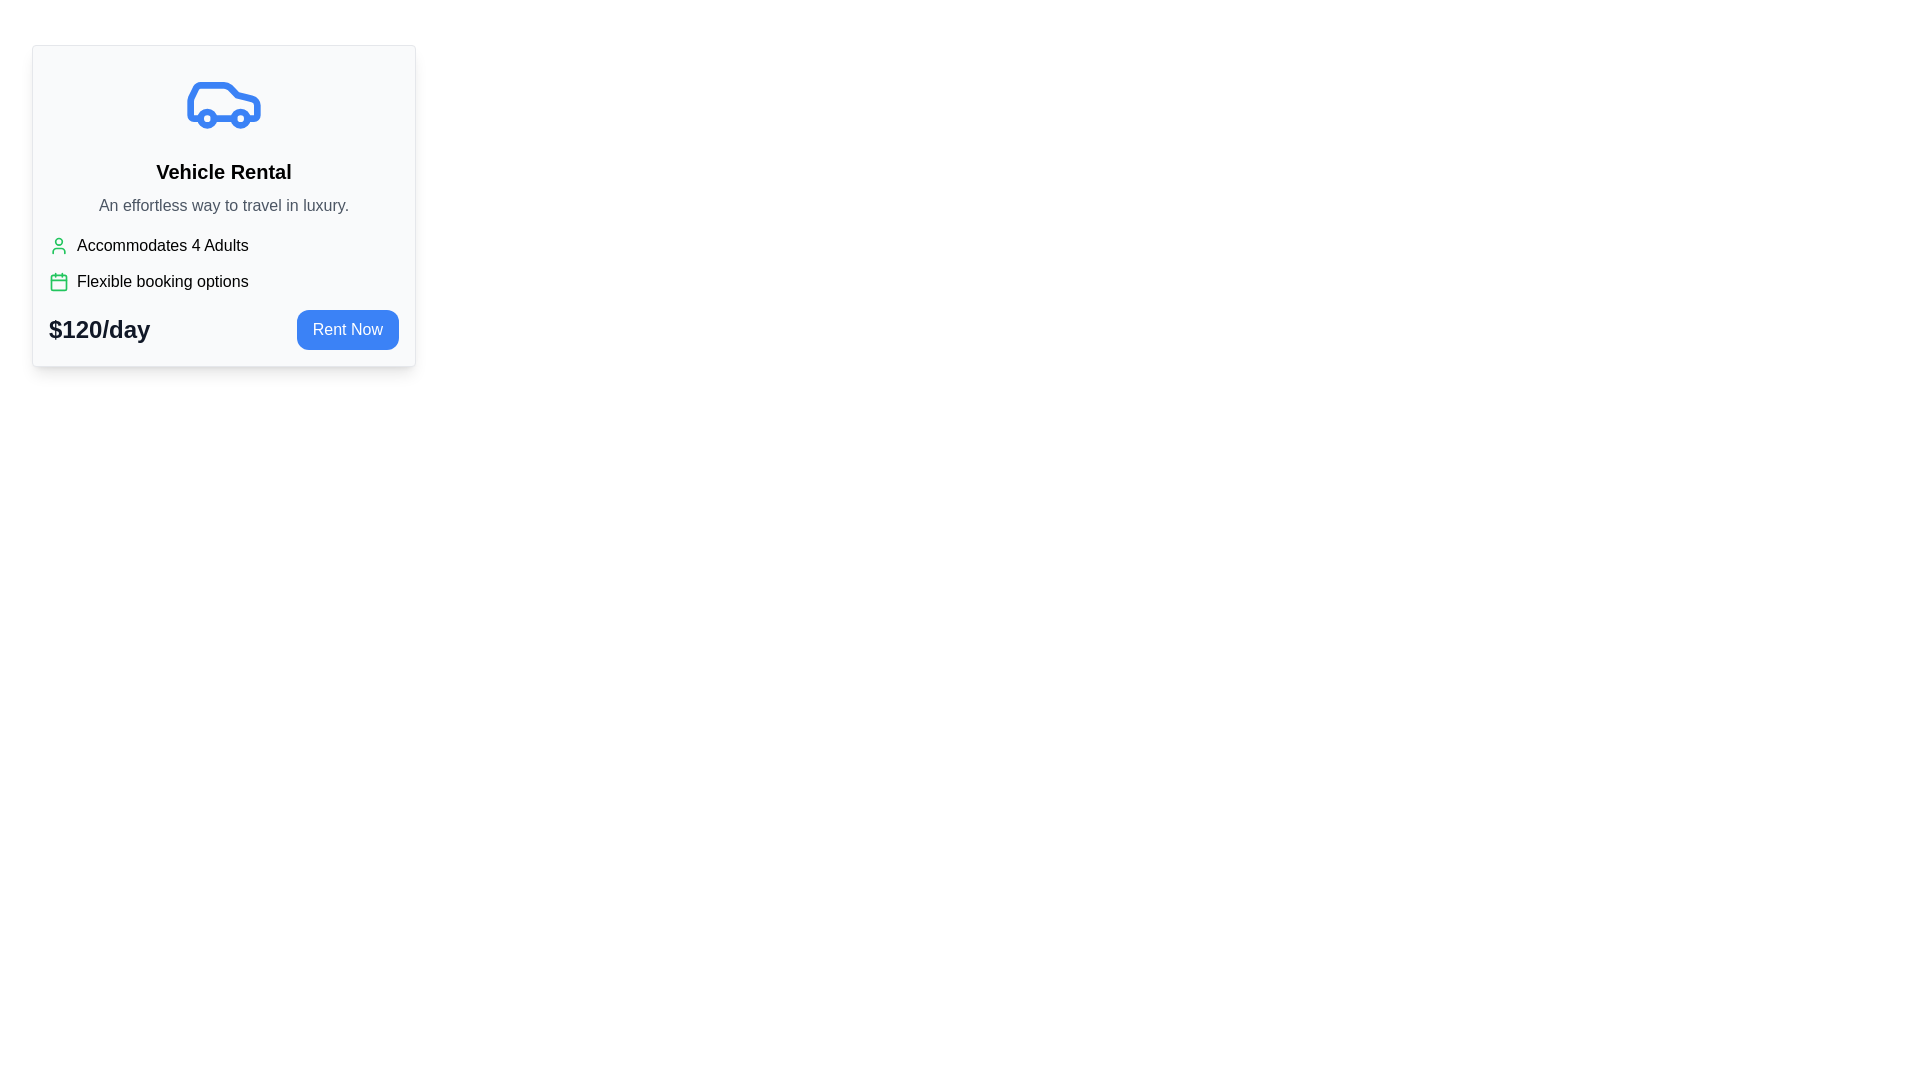 The image size is (1920, 1080). I want to click on the icon that visually represents the number of adults accommodated, located within the card layout next to the text 'Accommodates 4 Adults', so click(58, 245).